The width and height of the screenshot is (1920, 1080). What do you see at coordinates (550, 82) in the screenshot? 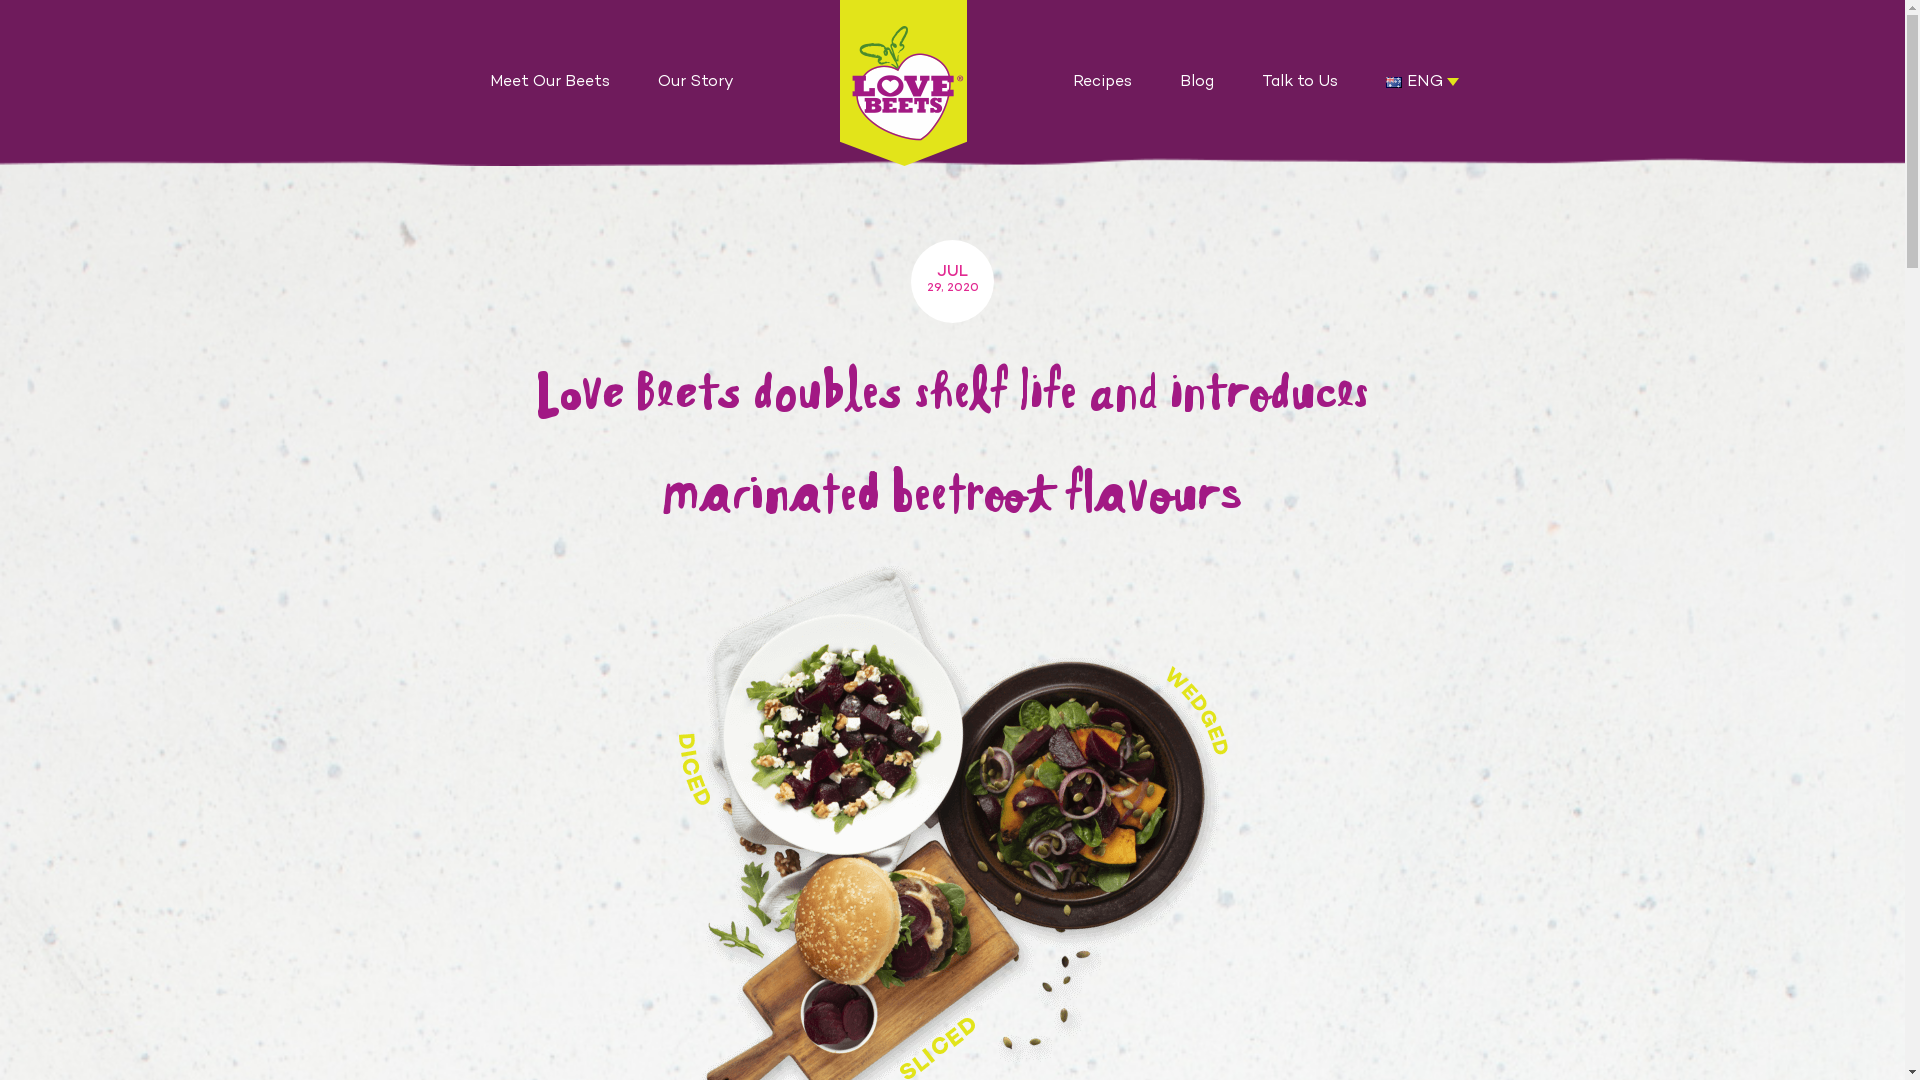
I see `'Meet Our Beets'` at bounding box center [550, 82].